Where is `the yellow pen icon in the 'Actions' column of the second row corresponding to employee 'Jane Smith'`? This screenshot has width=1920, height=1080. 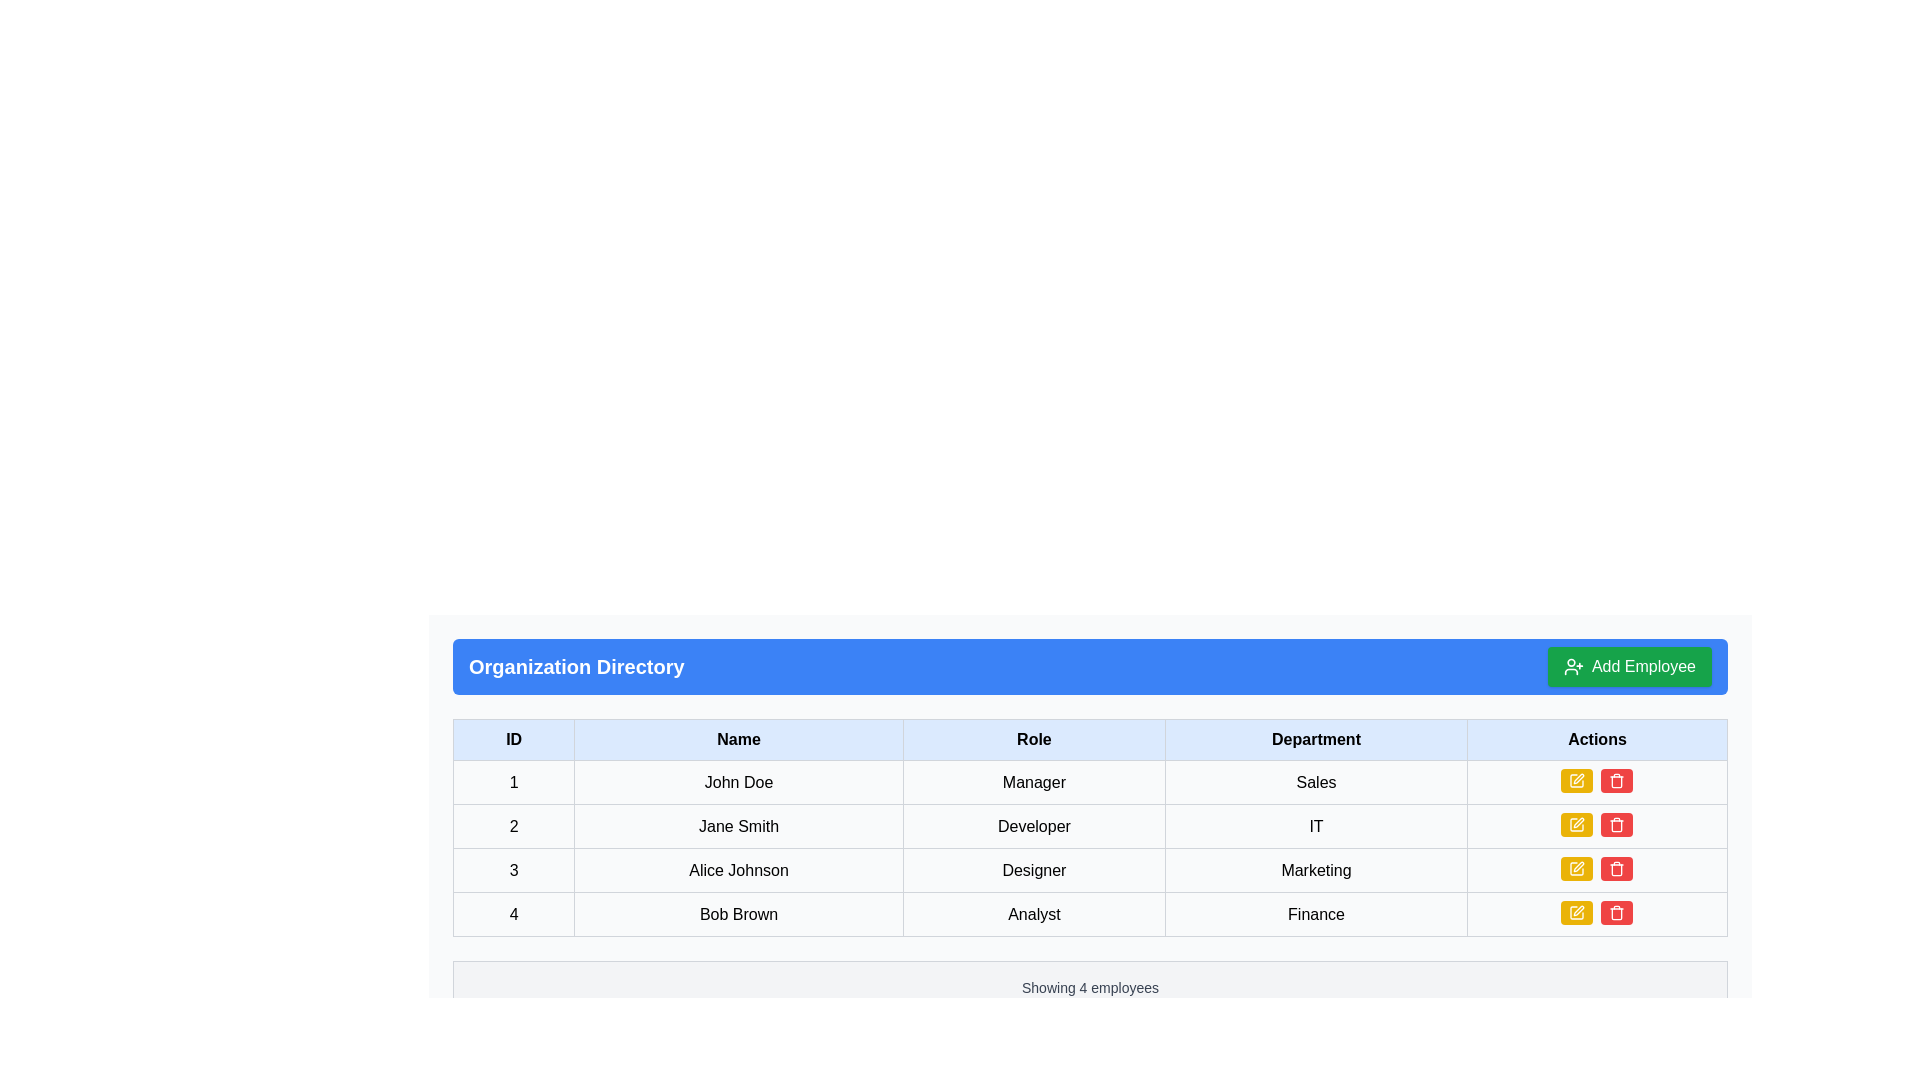 the yellow pen icon in the 'Actions' column of the second row corresponding to employee 'Jane Smith' is located at coordinates (1578, 822).